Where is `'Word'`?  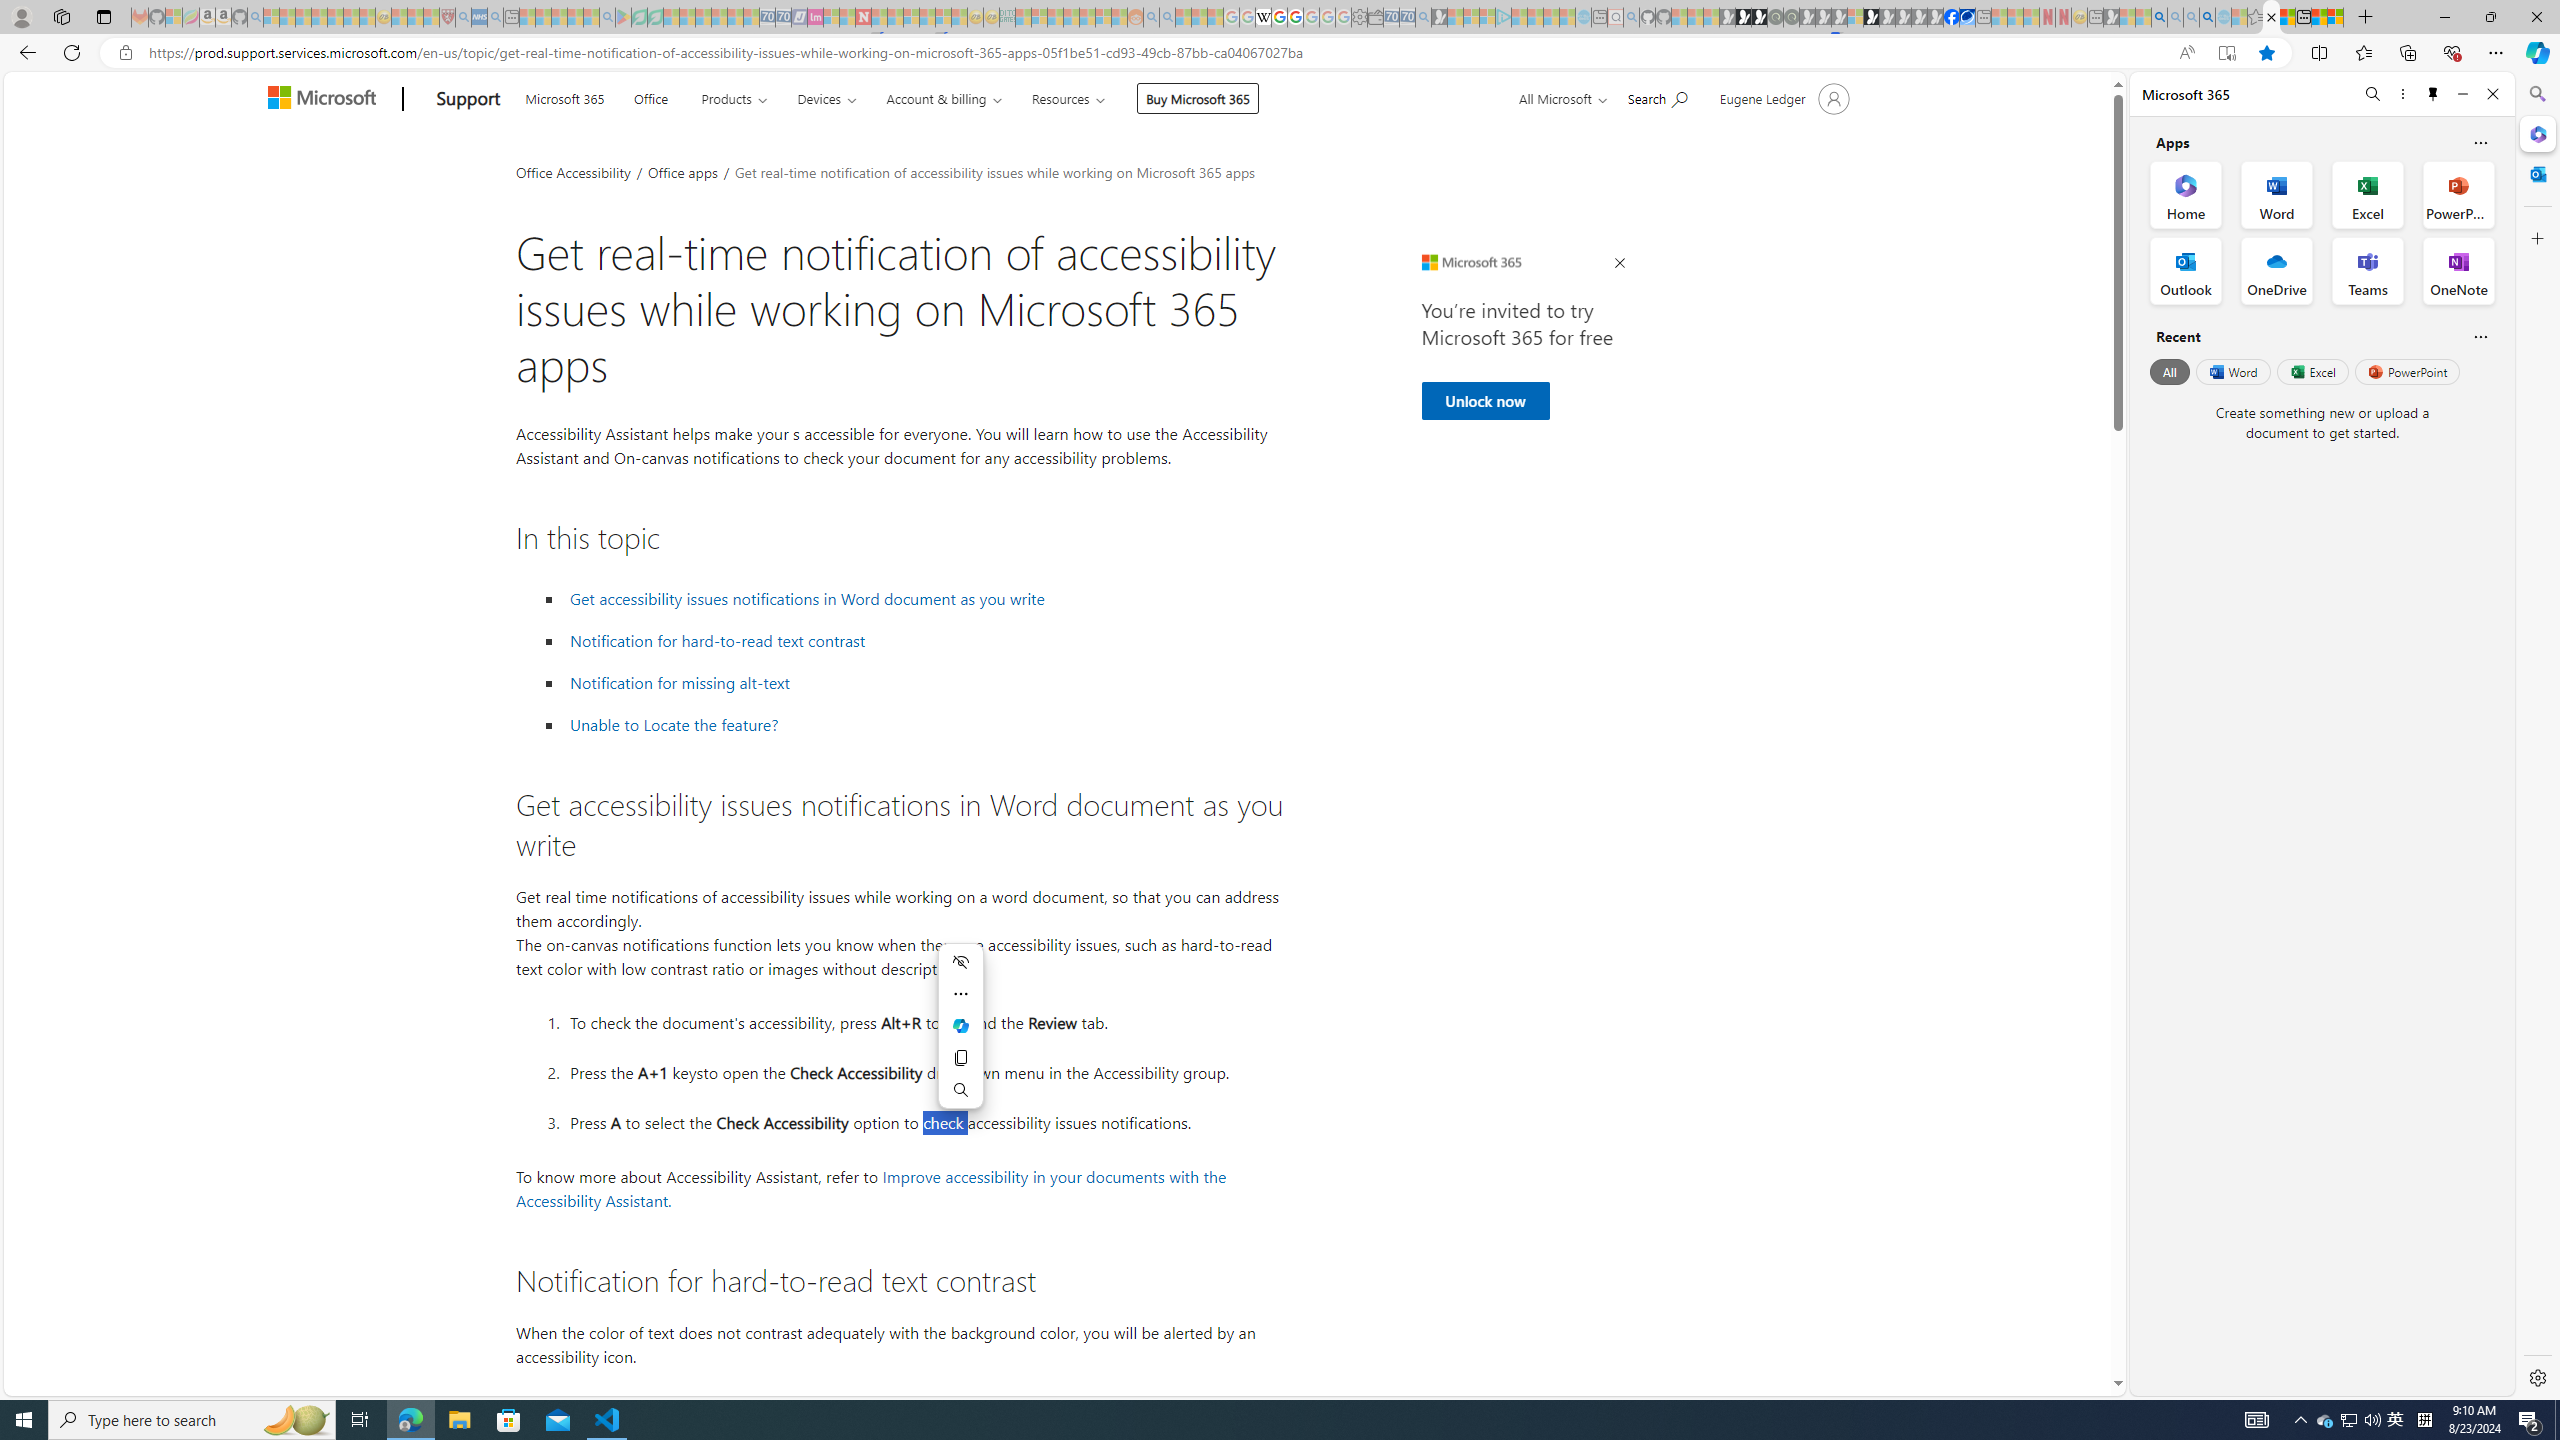 'Word' is located at coordinates (2231, 371).